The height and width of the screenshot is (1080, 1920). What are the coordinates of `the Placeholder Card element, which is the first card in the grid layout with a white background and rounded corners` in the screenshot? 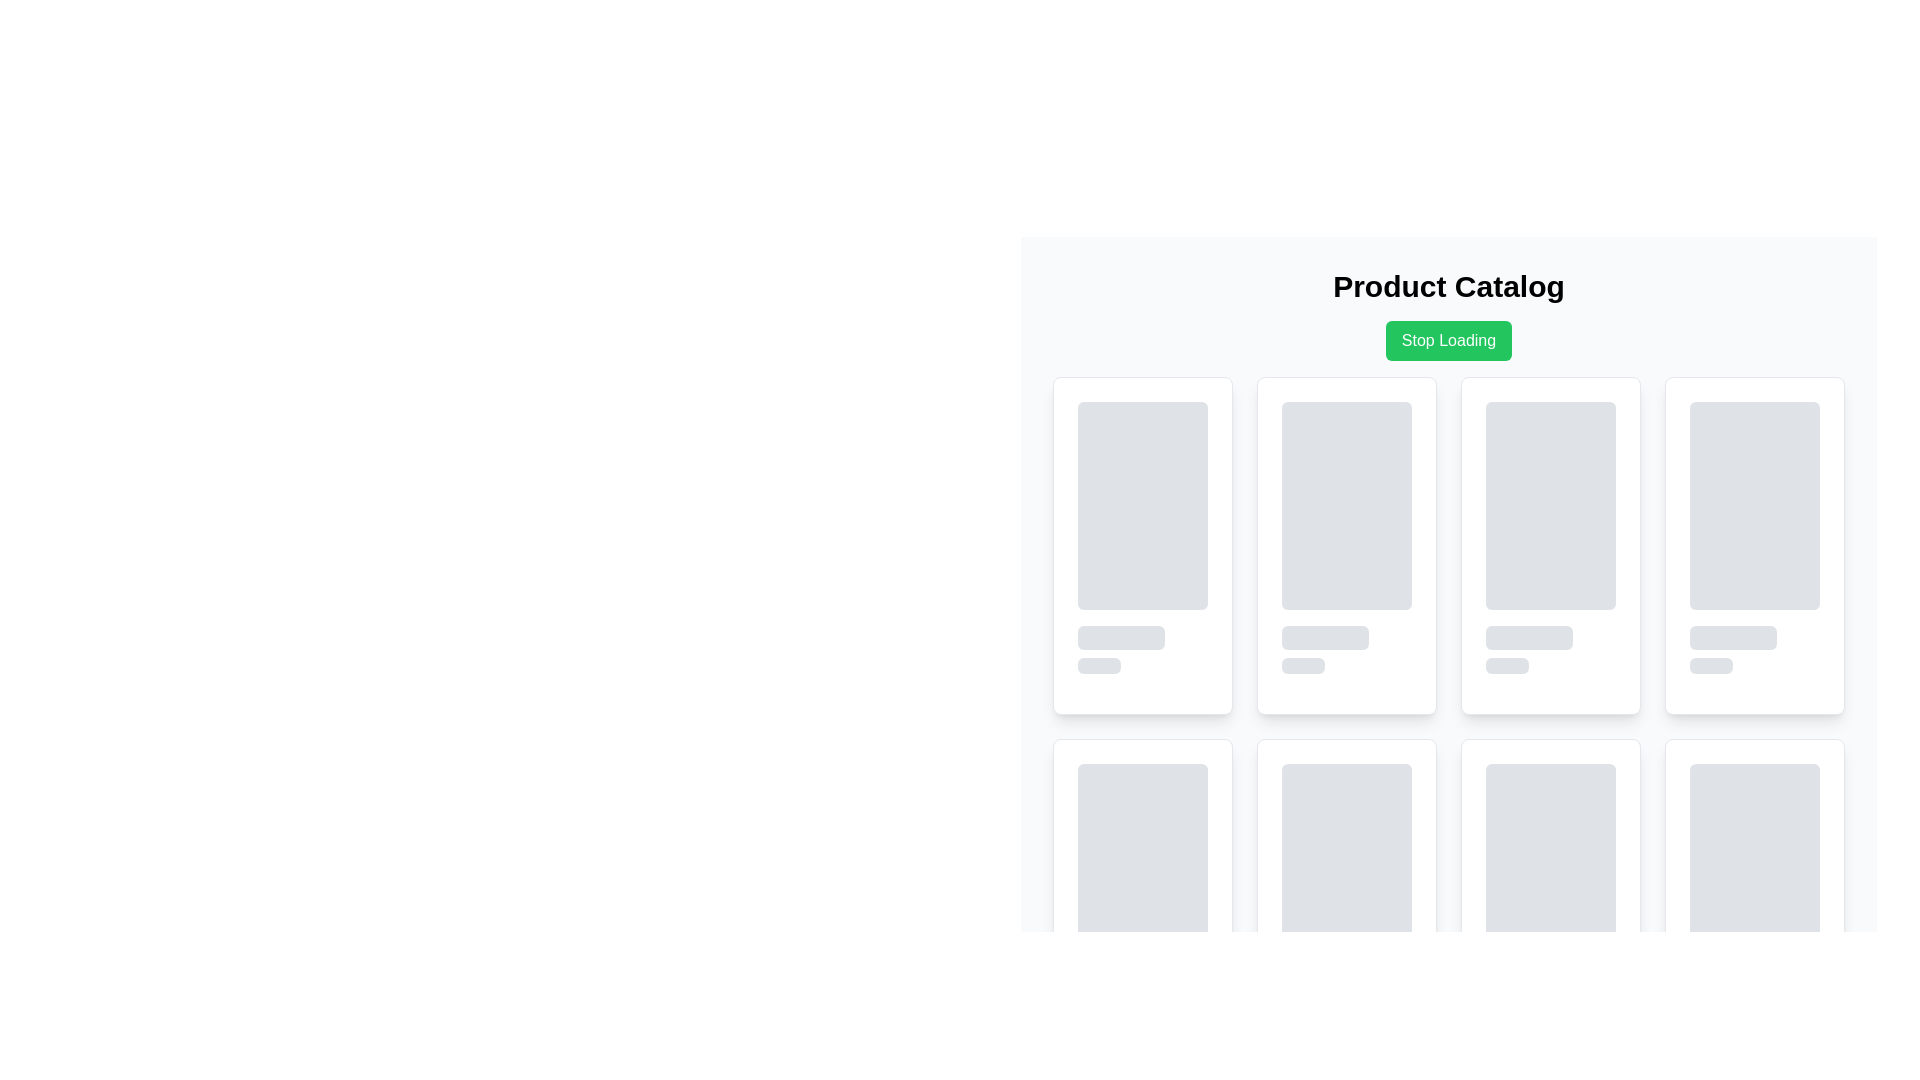 It's located at (1142, 546).